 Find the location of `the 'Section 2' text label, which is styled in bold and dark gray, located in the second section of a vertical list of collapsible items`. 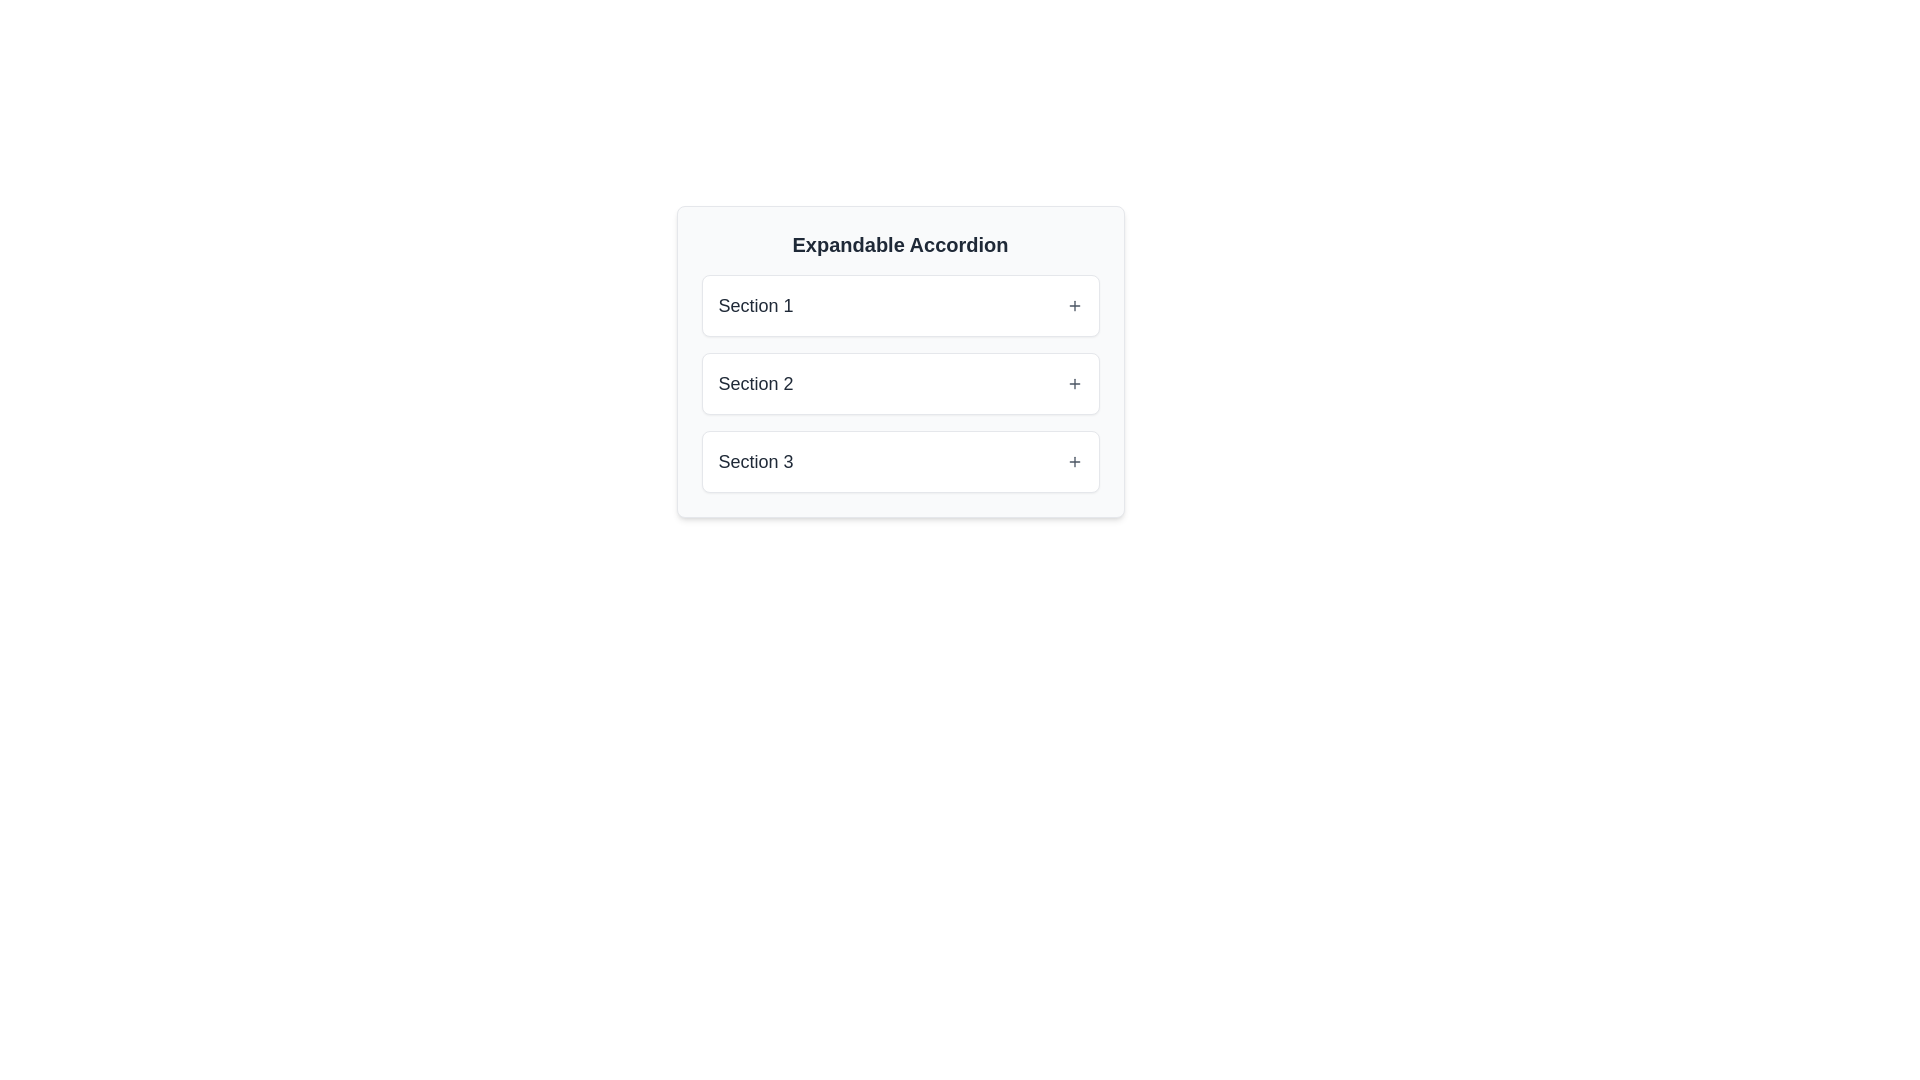

the 'Section 2' text label, which is styled in bold and dark gray, located in the second section of a vertical list of collapsible items is located at coordinates (755, 384).